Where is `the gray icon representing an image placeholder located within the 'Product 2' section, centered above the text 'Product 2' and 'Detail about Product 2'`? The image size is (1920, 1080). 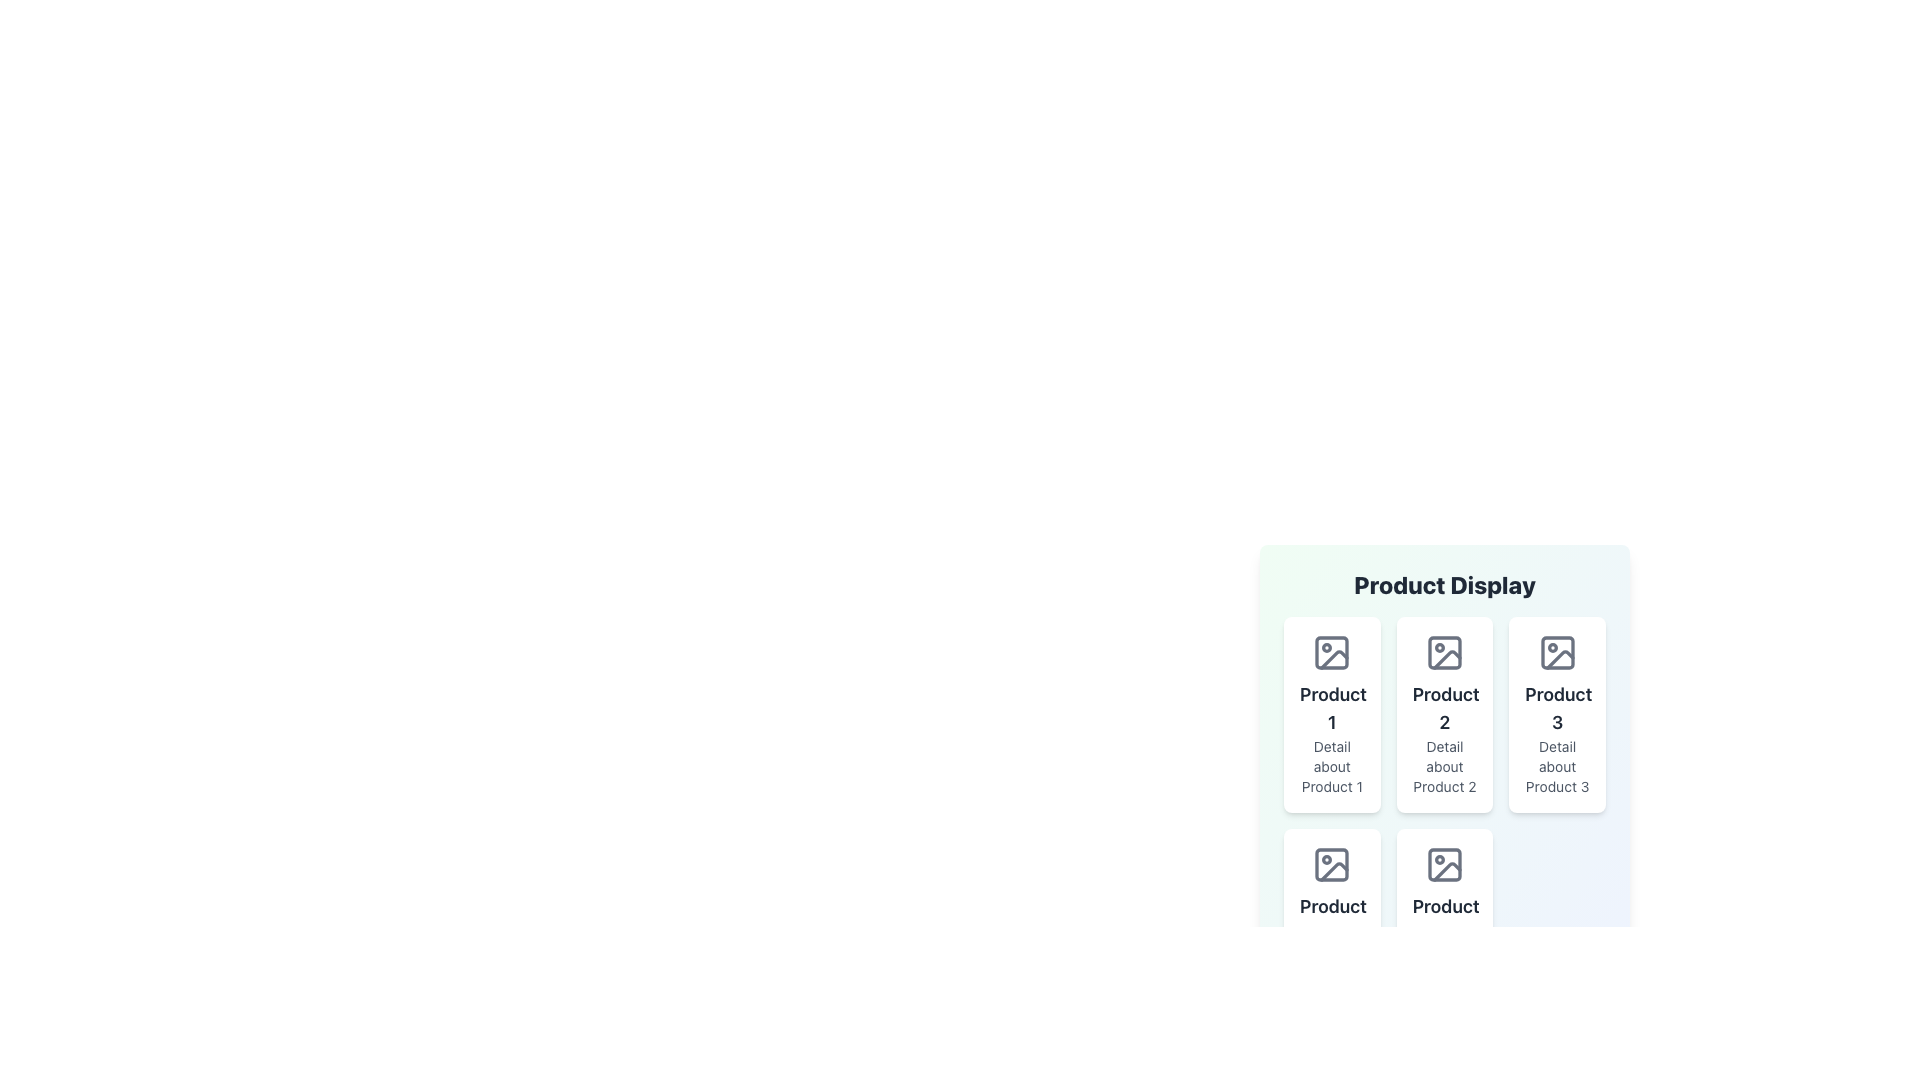 the gray icon representing an image placeholder located within the 'Product 2' section, centered above the text 'Product 2' and 'Detail about Product 2' is located at coordinates (1444, 652).